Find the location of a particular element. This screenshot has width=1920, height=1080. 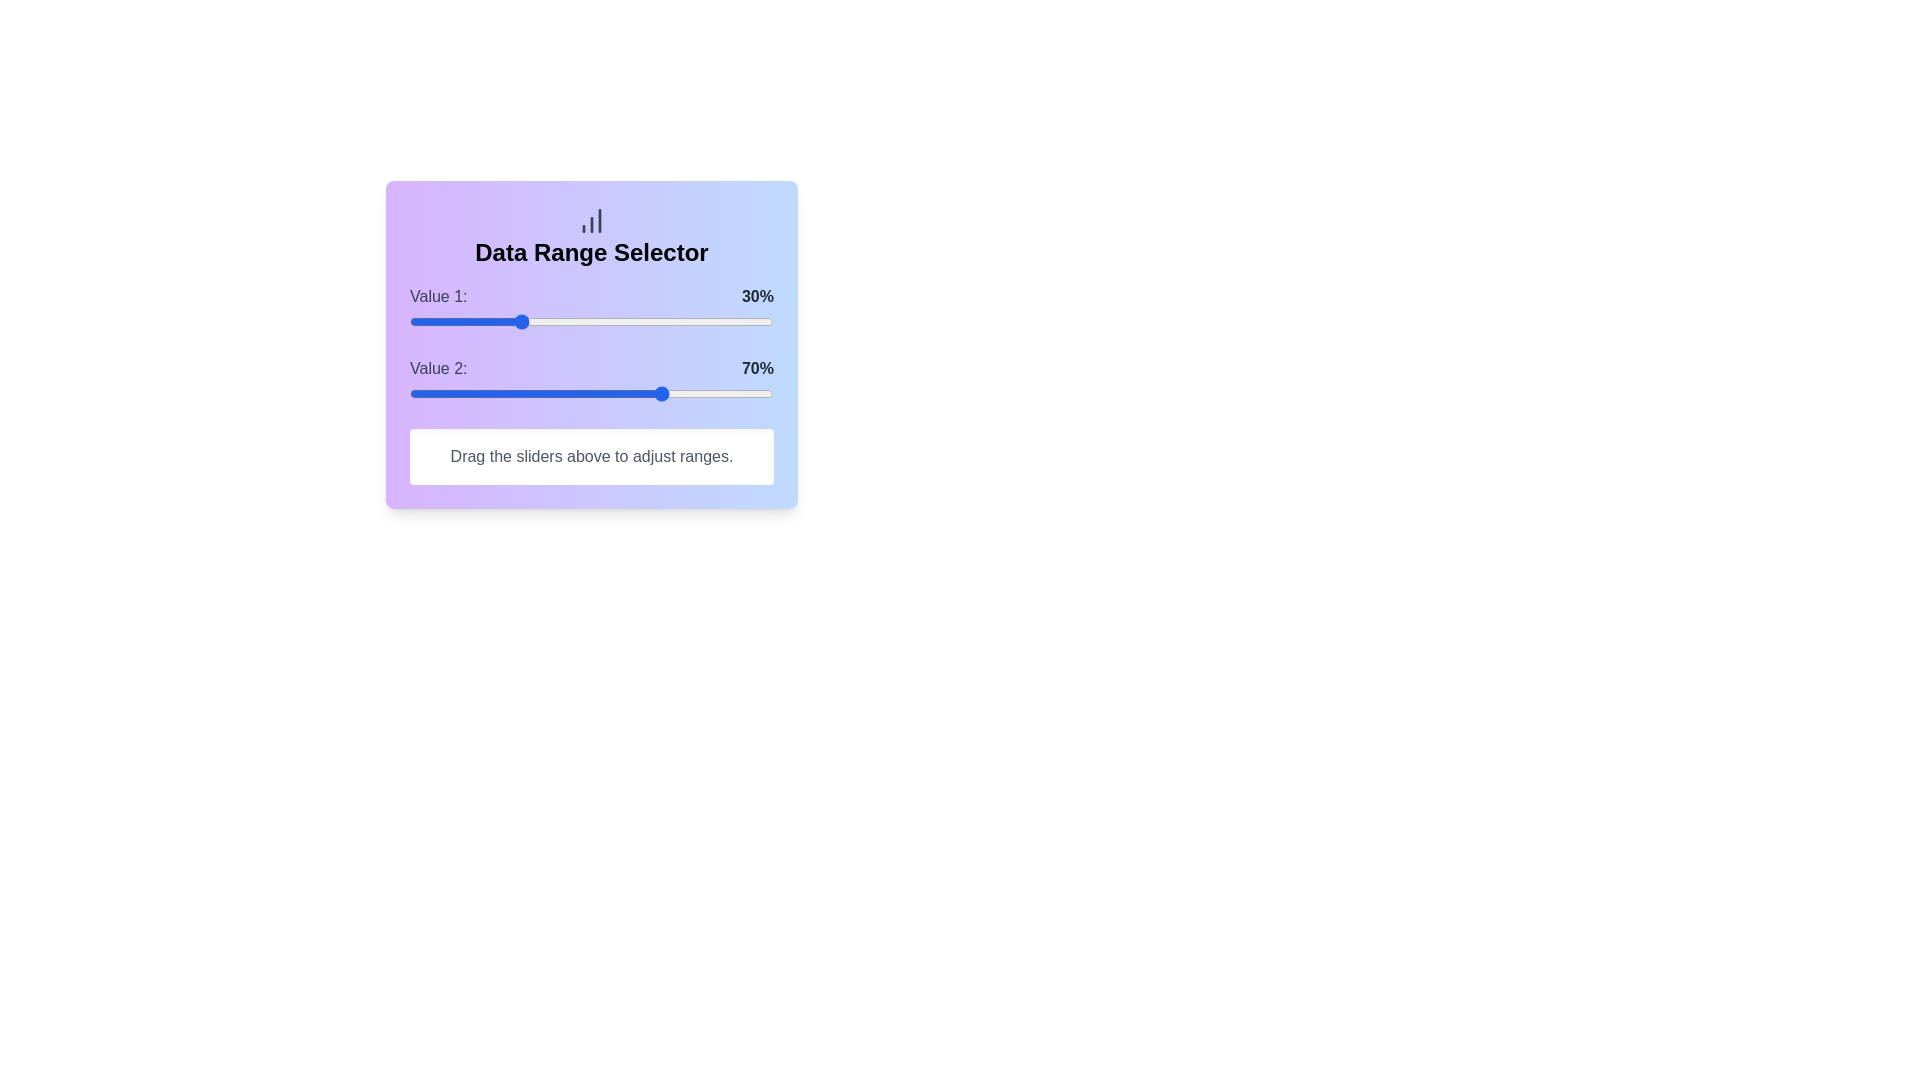

the informational text at the bottom of the component to select it is located at coordinates (590, 456).